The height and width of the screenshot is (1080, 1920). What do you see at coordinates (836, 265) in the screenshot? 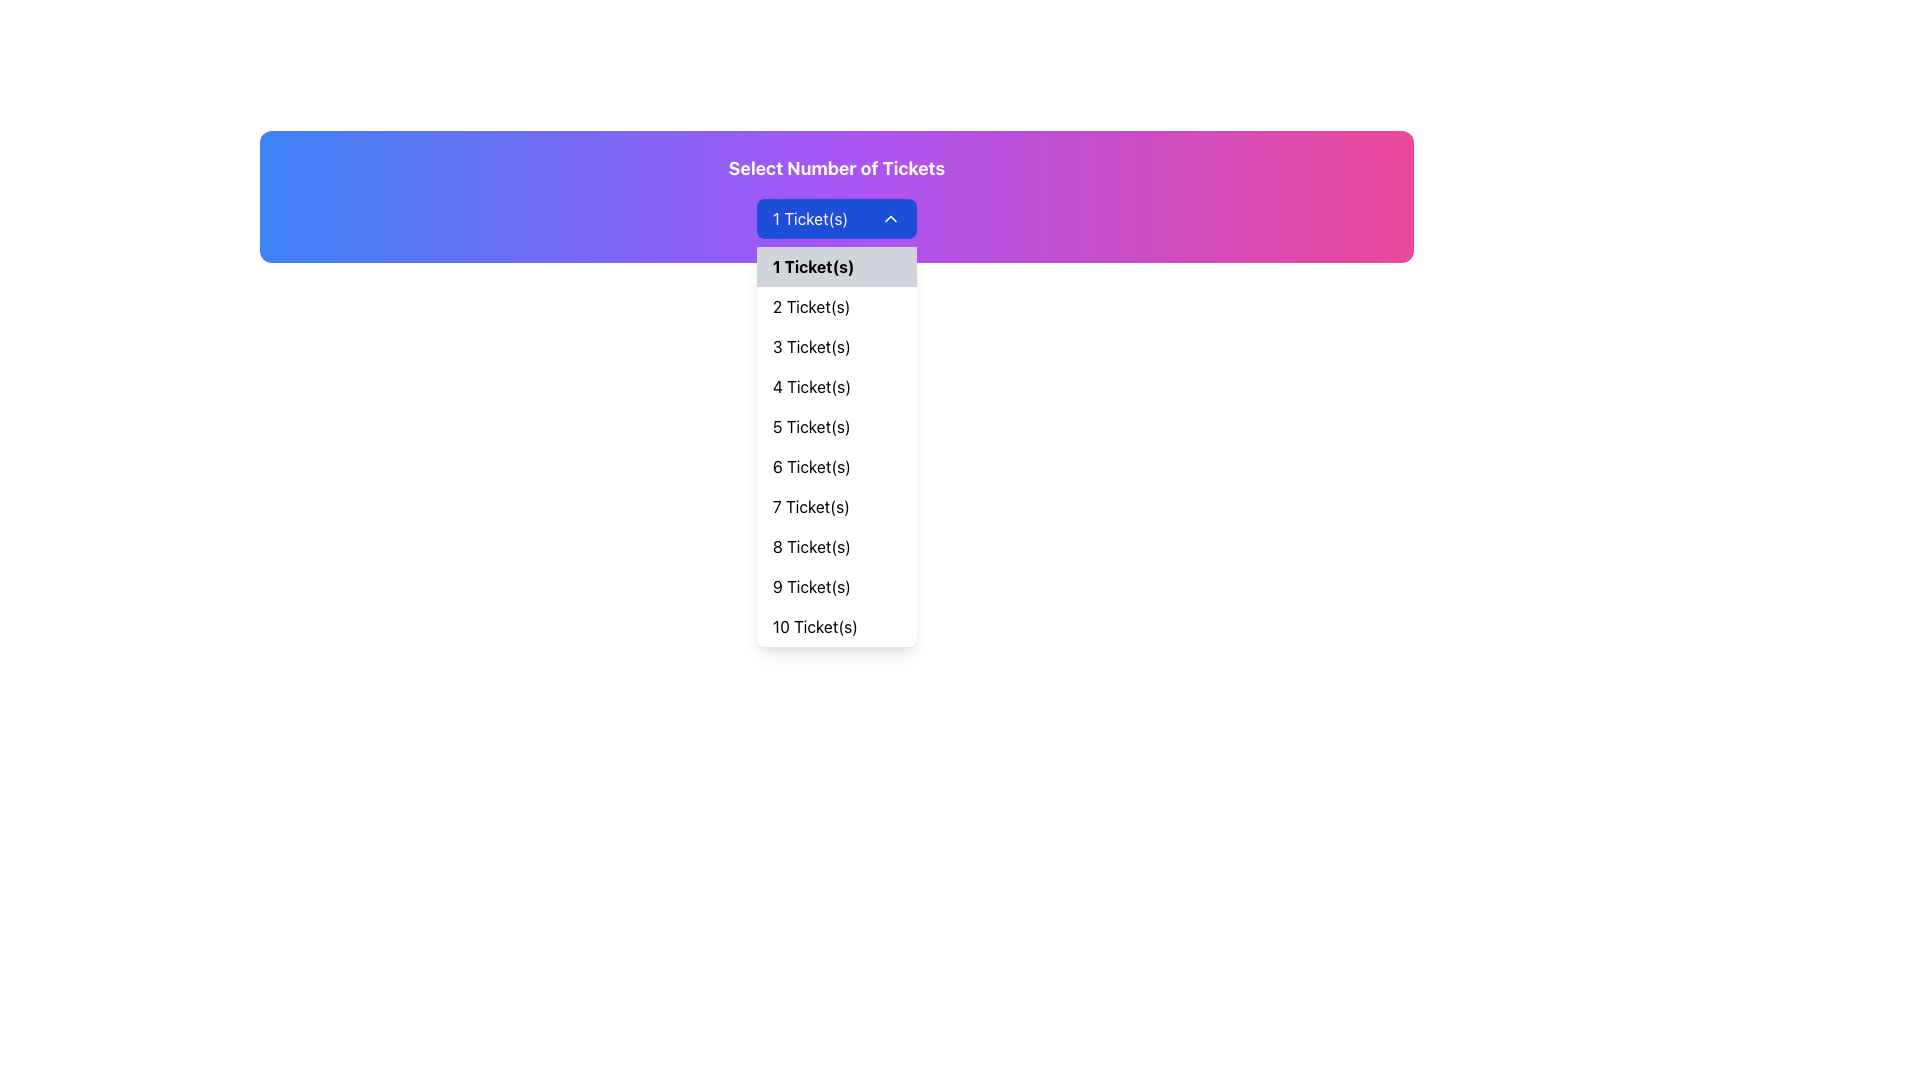
I see `the '1 Ticket(s)' option in the dropdown menu` at bounding box center [836, 265].